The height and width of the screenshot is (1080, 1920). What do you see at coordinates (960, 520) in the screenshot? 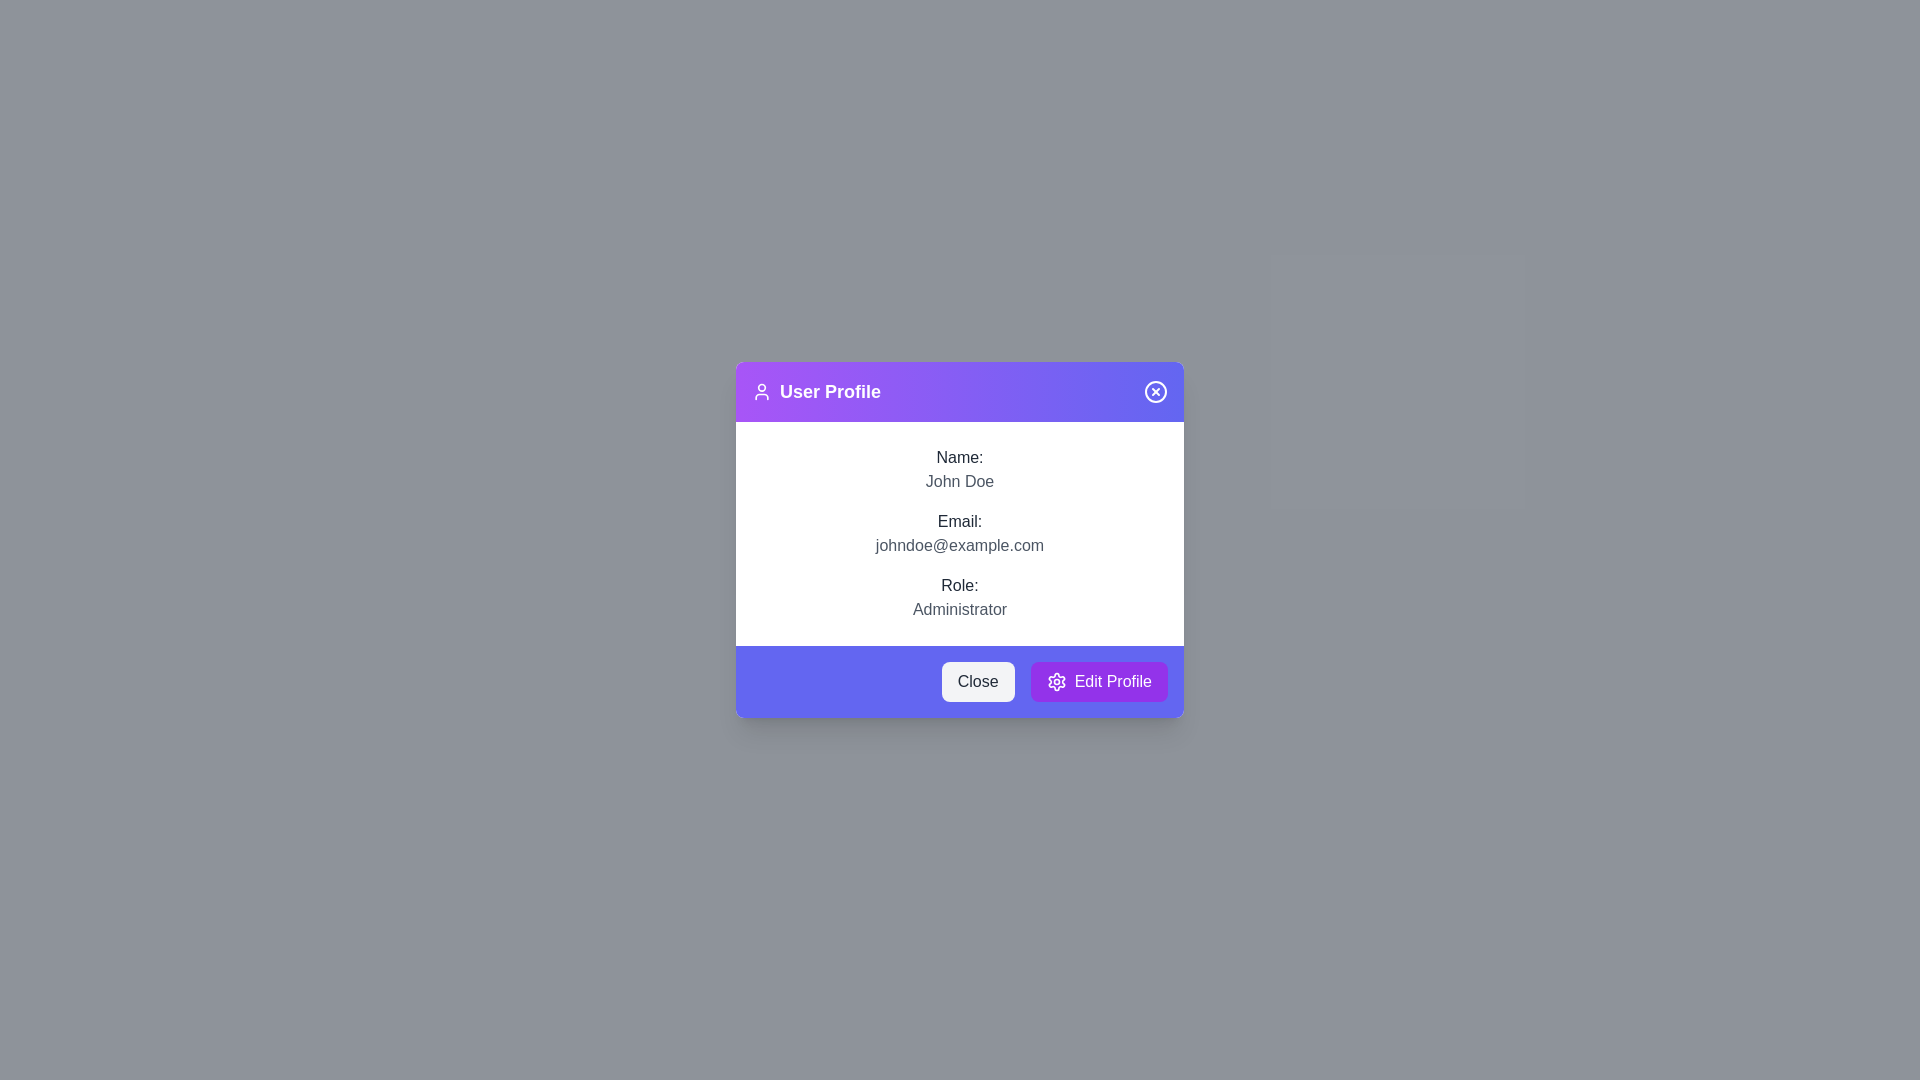
I see `'Email:' label, which is a medium, bold text in grayish-black color located in the profile card, beneath the 'Name:' label and above the email address 'johndoe@example.com'` at bounding box center [960, 520].